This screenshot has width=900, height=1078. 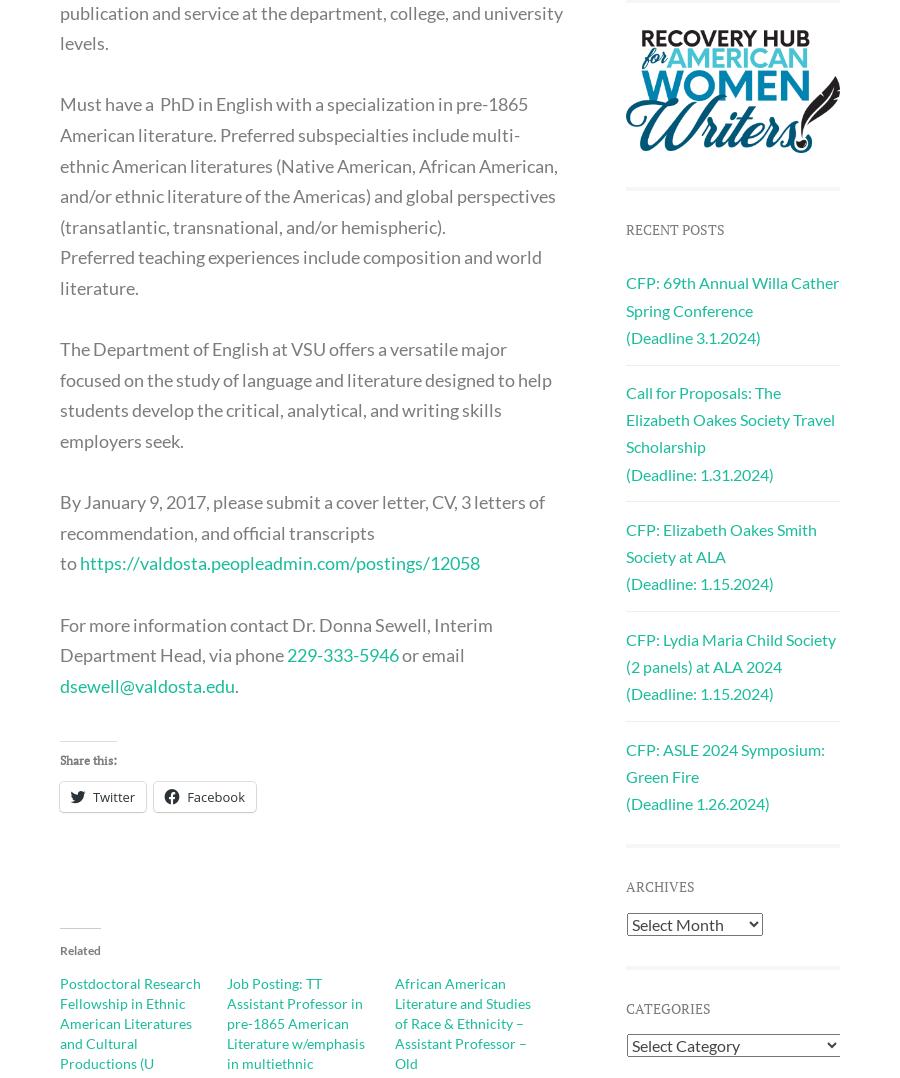 I want to click on 'dsewell@valdosta.edu', so click(x=147, y=684).